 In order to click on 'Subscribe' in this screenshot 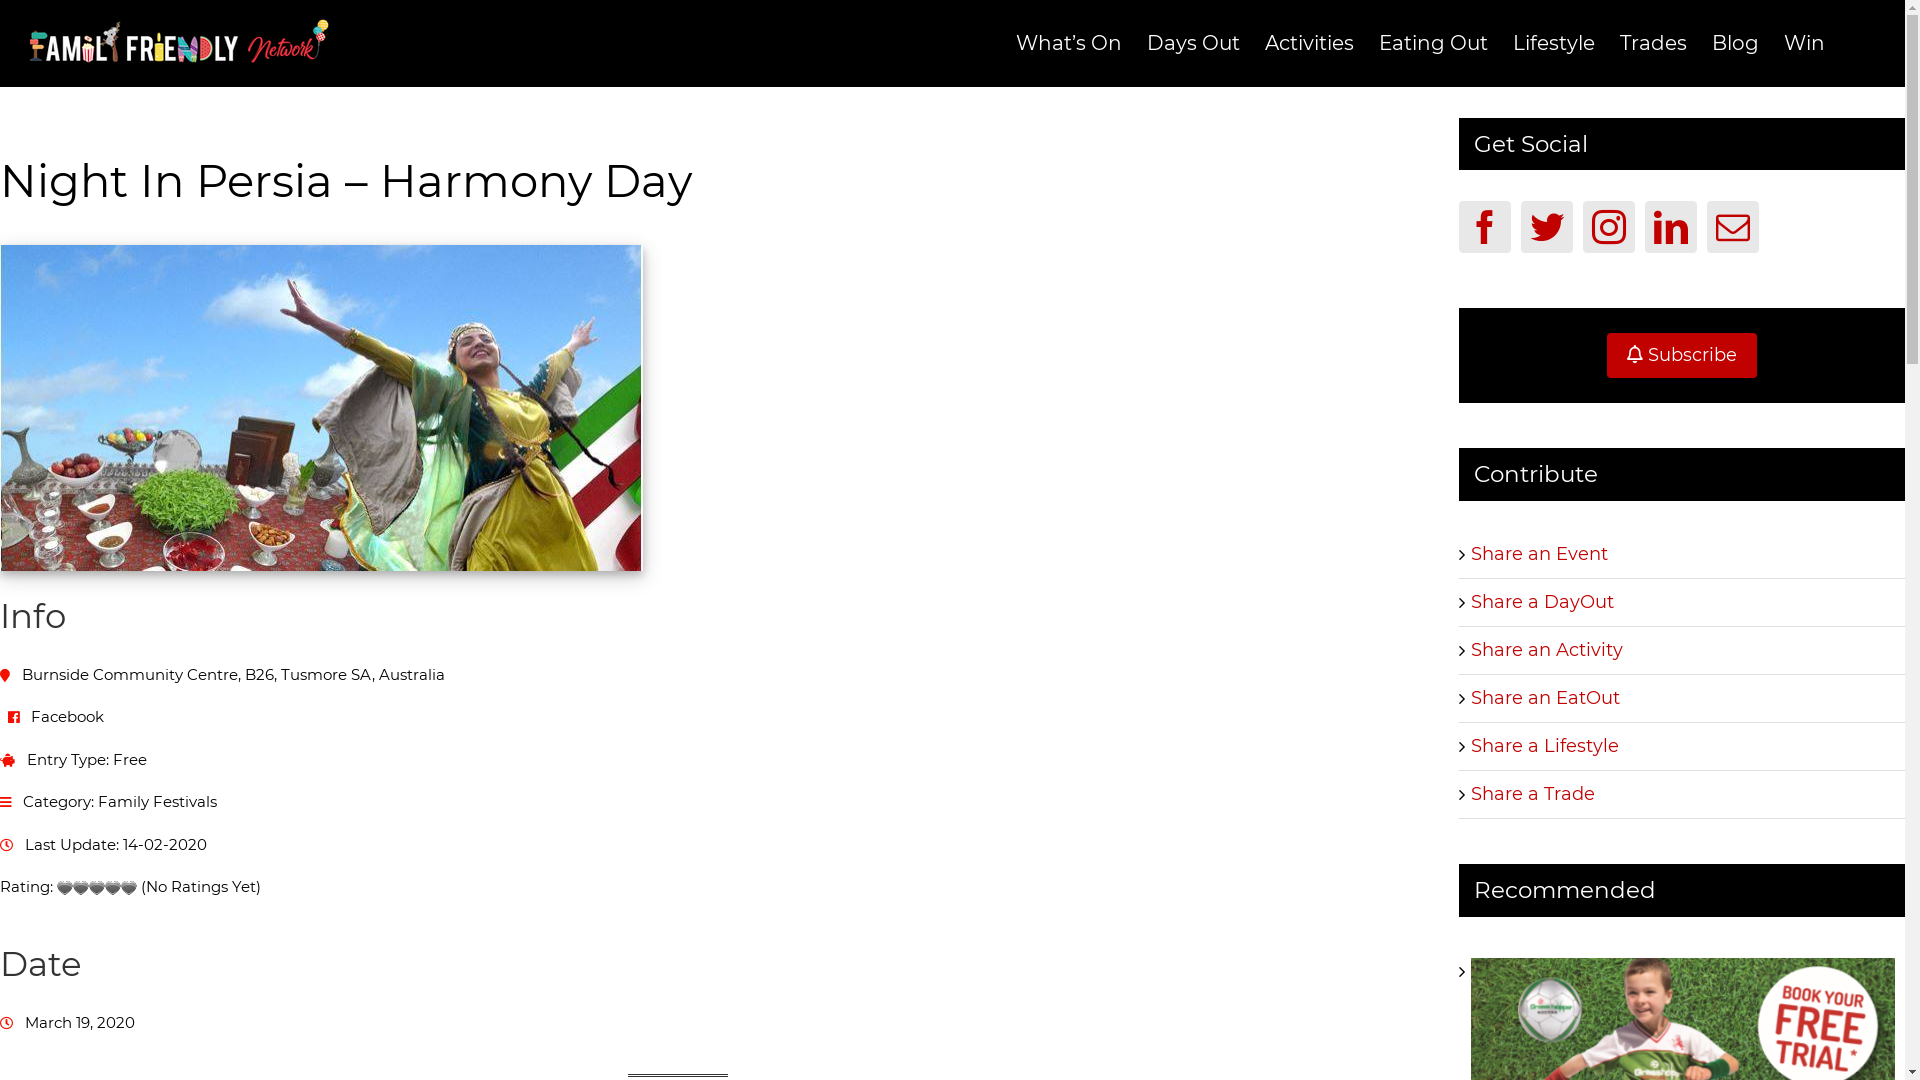, I will do `click(1607, 354)`.